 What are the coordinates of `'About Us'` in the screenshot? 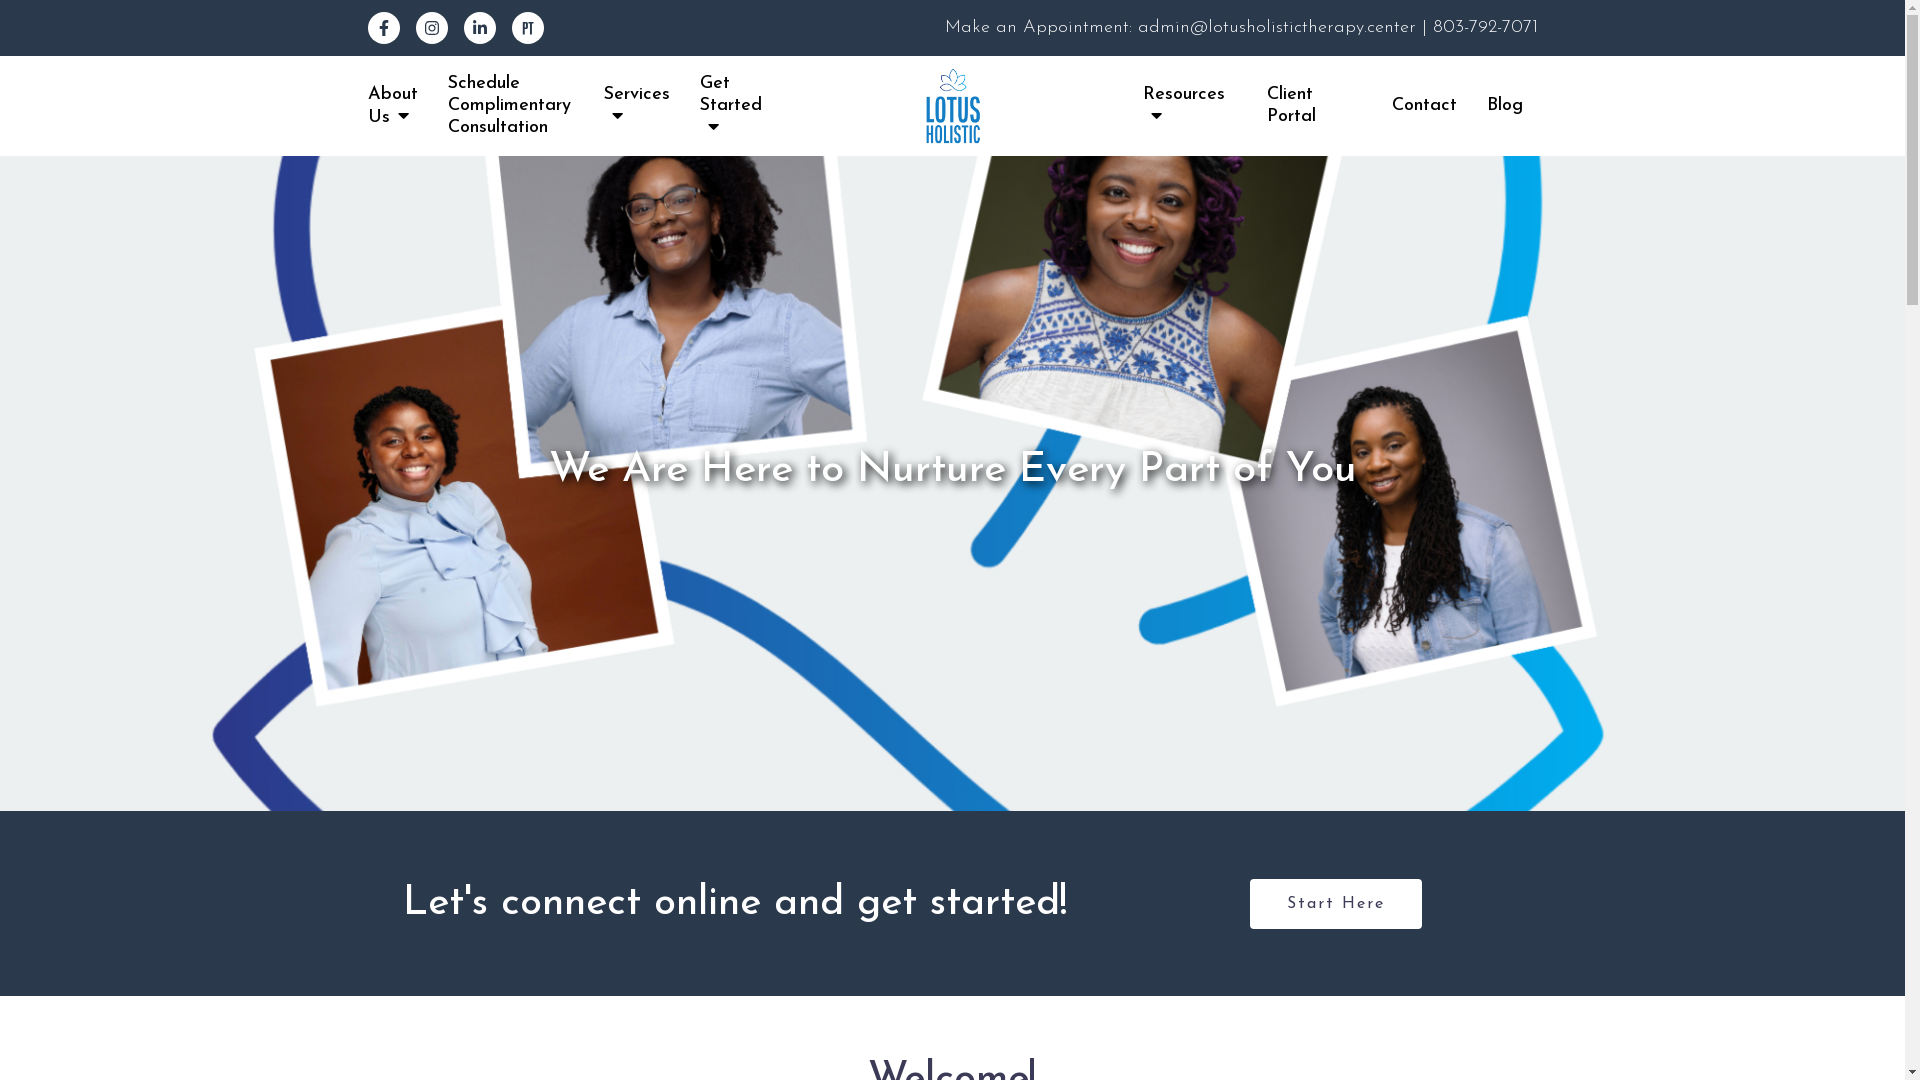 It's located at (393, 106).